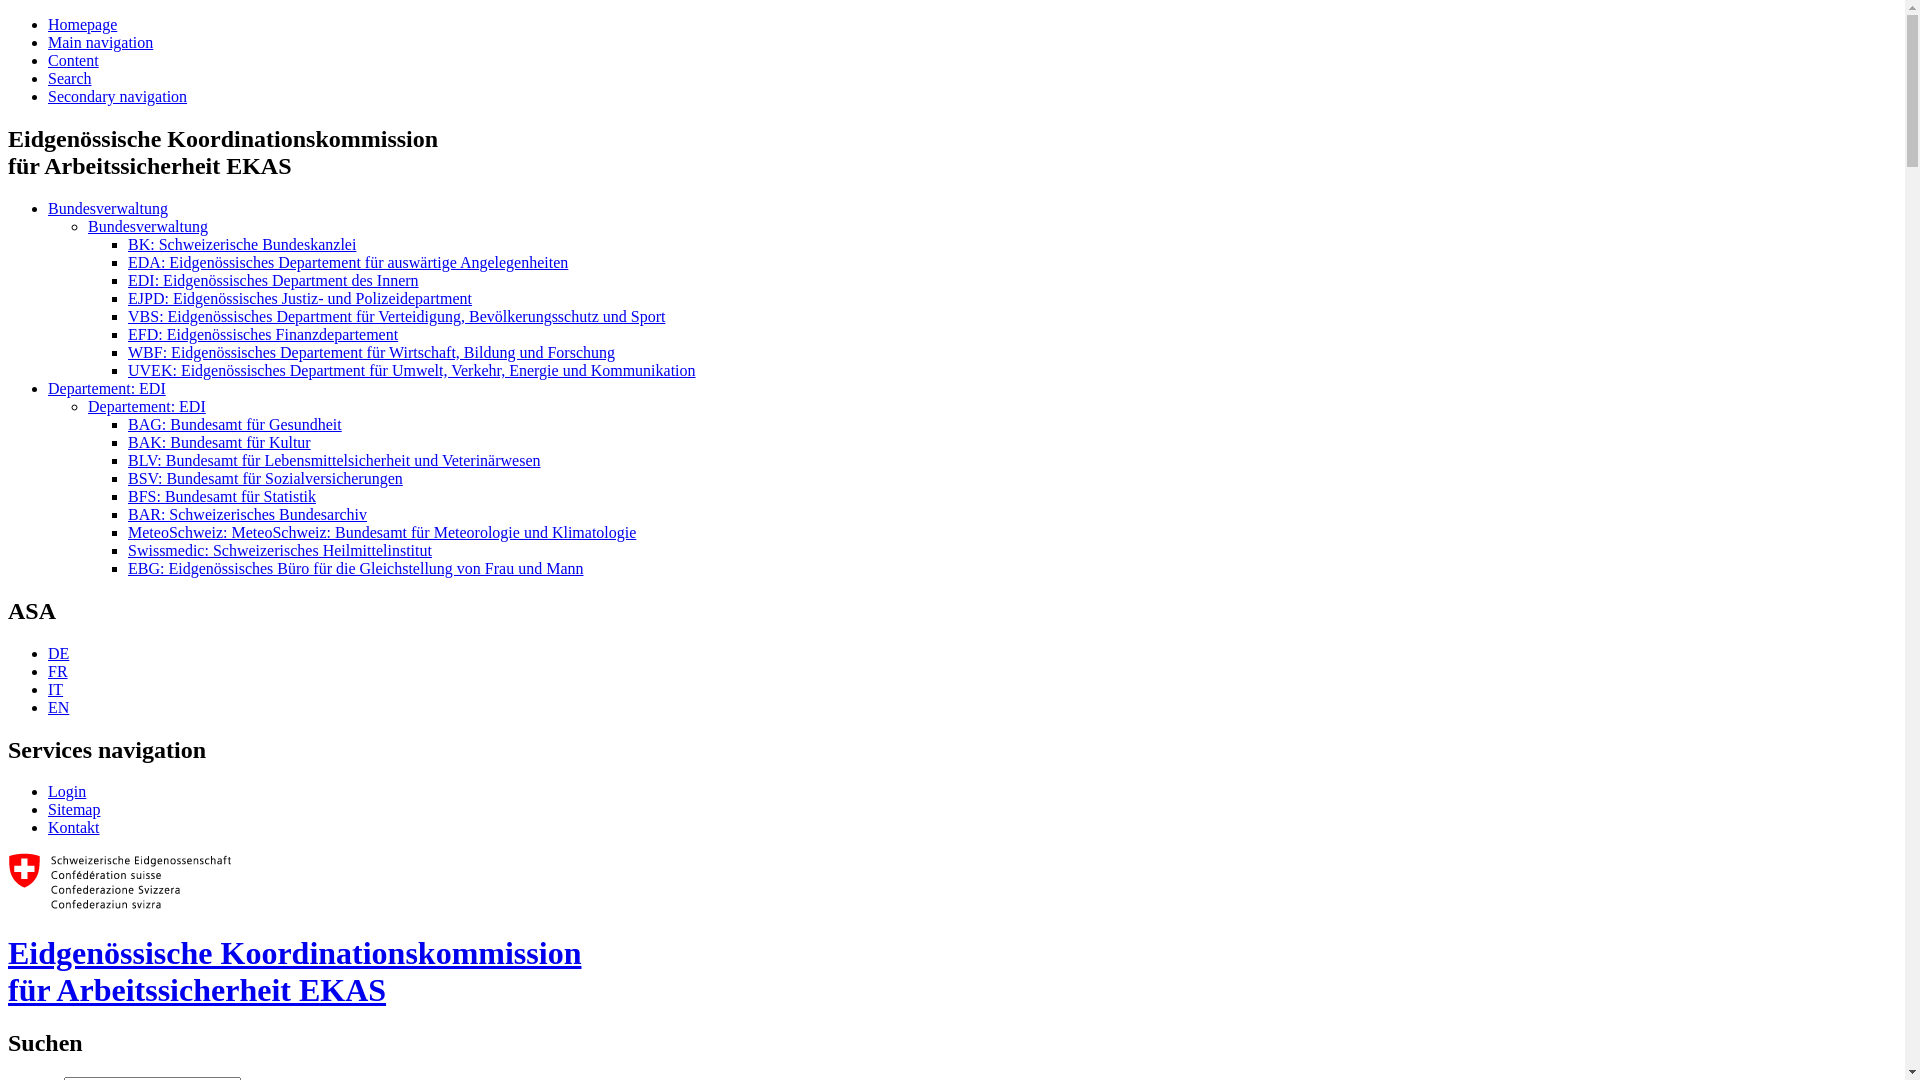 The width and height of the screenshot is (1920, 1080). What do you see at coordinates (240, 243) in the screenshot?
I see `'BK: Schweizerische Bundeskanzlei'` at bounding box center [240, 243].